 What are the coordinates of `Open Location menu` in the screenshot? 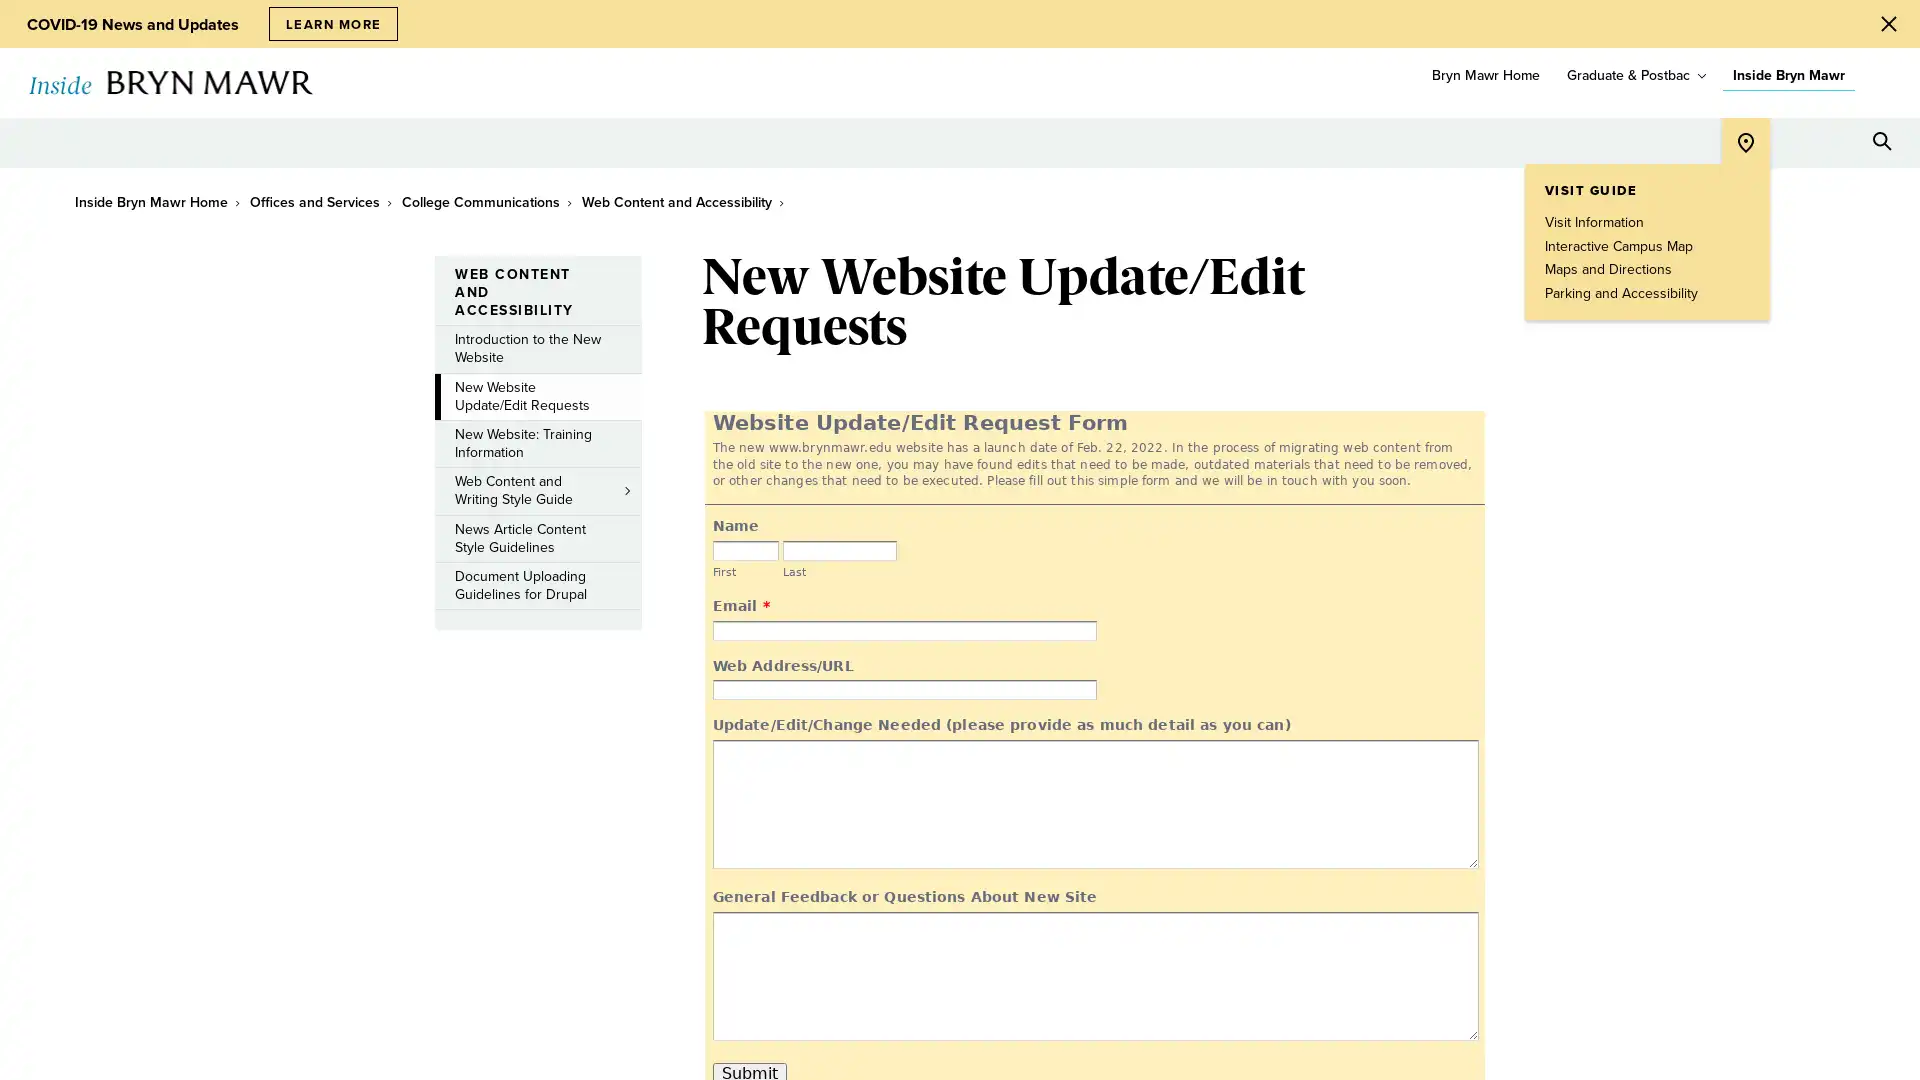 It's located at (1733, 139).